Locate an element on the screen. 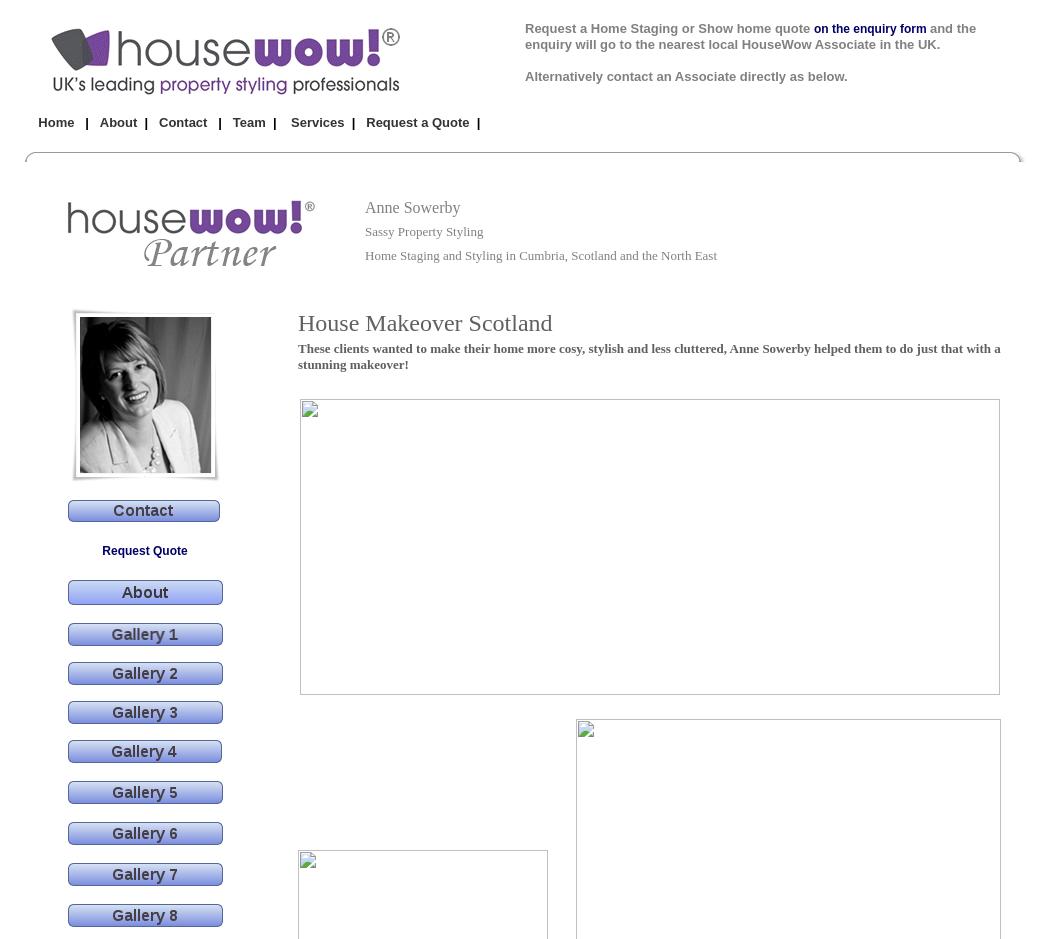 The image size is (1050, 939). 'These
                              clients wanted to make their home more cosy,
                              stylish and less cluttered, Anne Sowerby helped
                              them to do just that with a stunning makeover!' is located at coordinates (648, 355).